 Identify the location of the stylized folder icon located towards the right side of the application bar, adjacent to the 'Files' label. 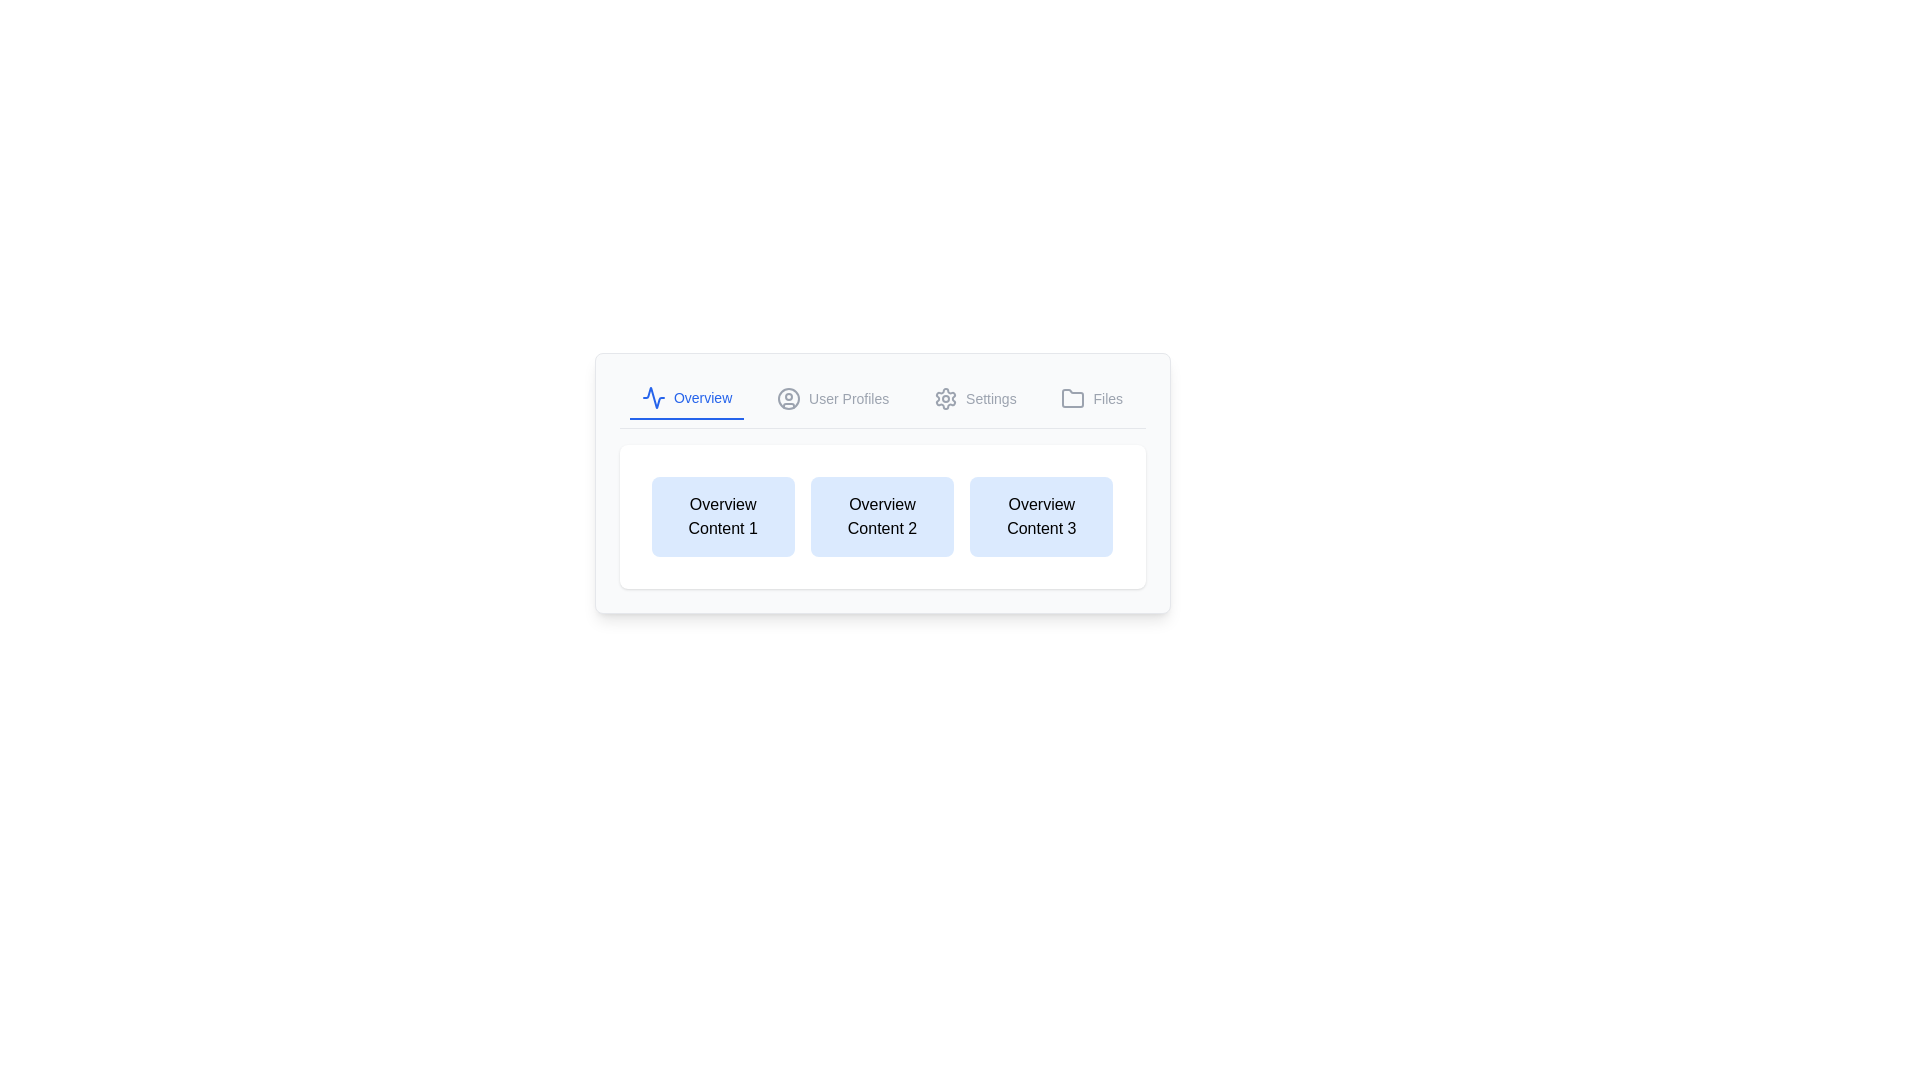
(1072, 398).